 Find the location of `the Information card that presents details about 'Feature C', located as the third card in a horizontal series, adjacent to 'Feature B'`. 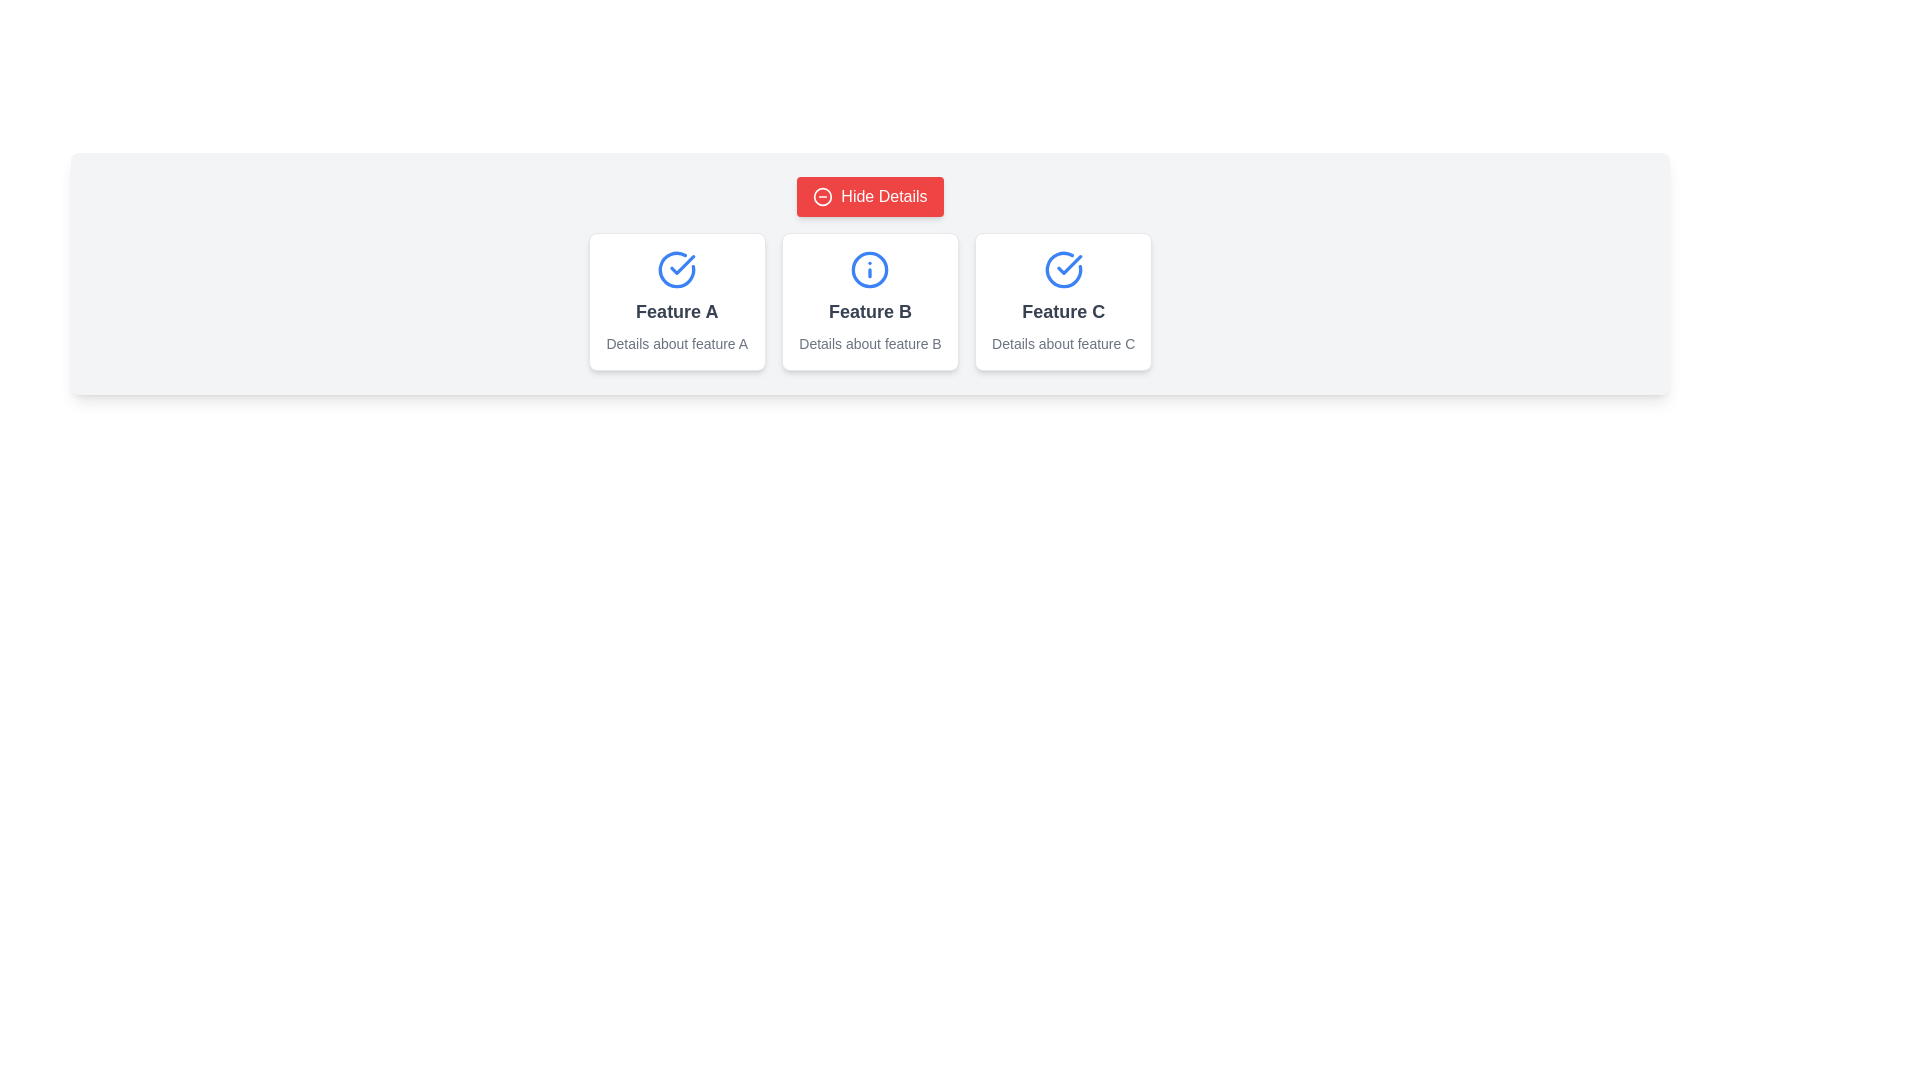

the Information card that presents details about 'Feature C', located as the third card in a horizontal series, adjacent to 'Feature B' is located at coordinates (1062, 301).